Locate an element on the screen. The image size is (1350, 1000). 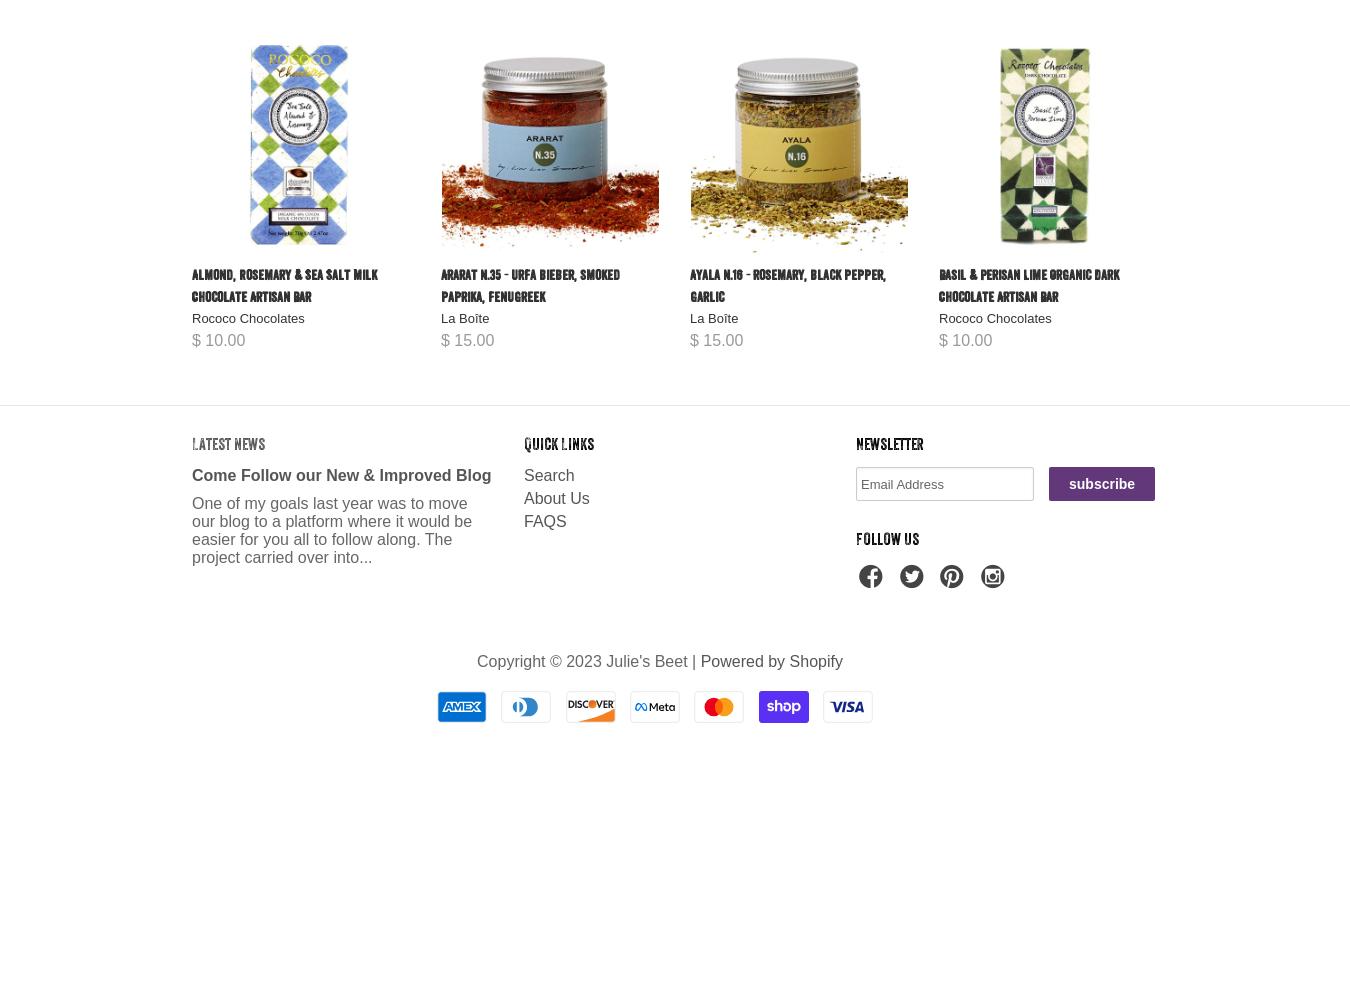
'Almond, Rosemary & Sea Salt Milk Chocolate Artisan Bar' is located at coordinates (283, 286).